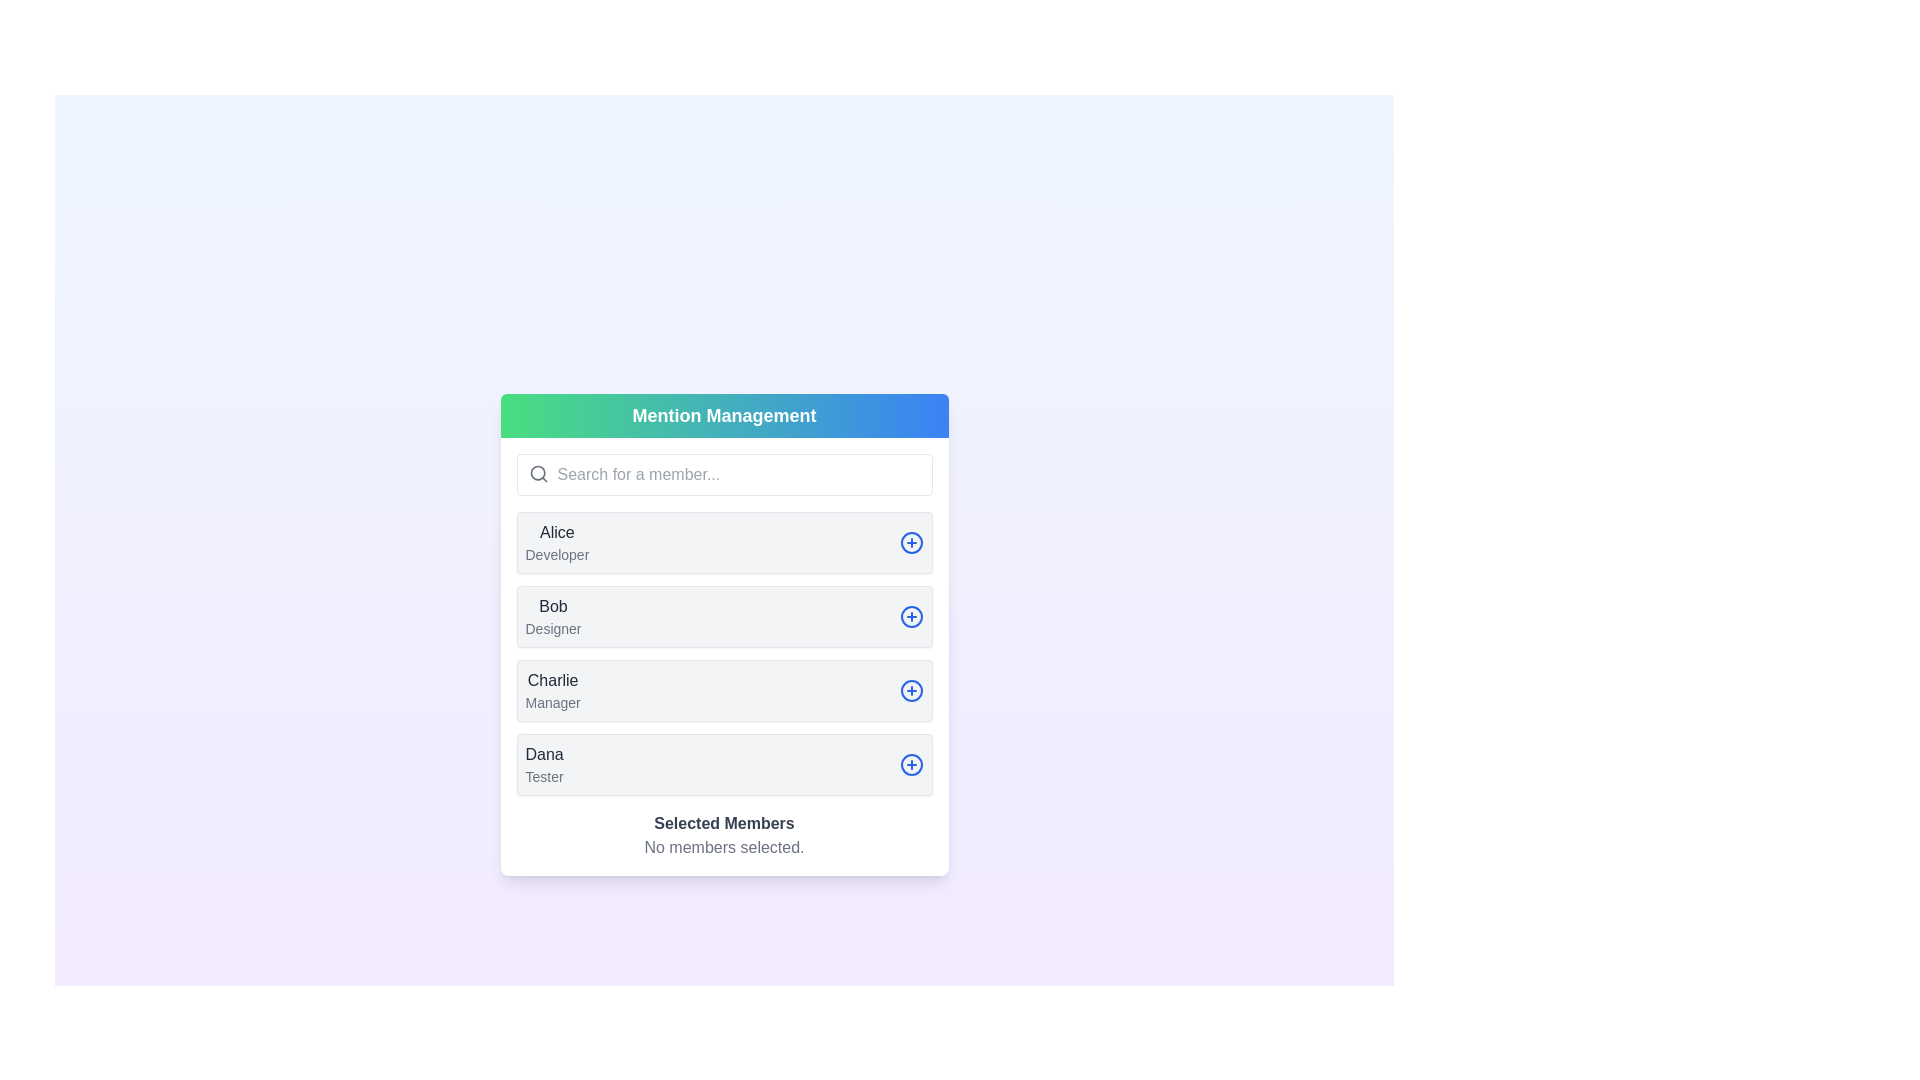 The height and width of the screenshot is (1080, 1920). What do you see at coordinates (910, 616) in the screenshot?
I see `the button located in the top-right corner of the 'Bob Designer' user card` at bounding box center [910, 616].